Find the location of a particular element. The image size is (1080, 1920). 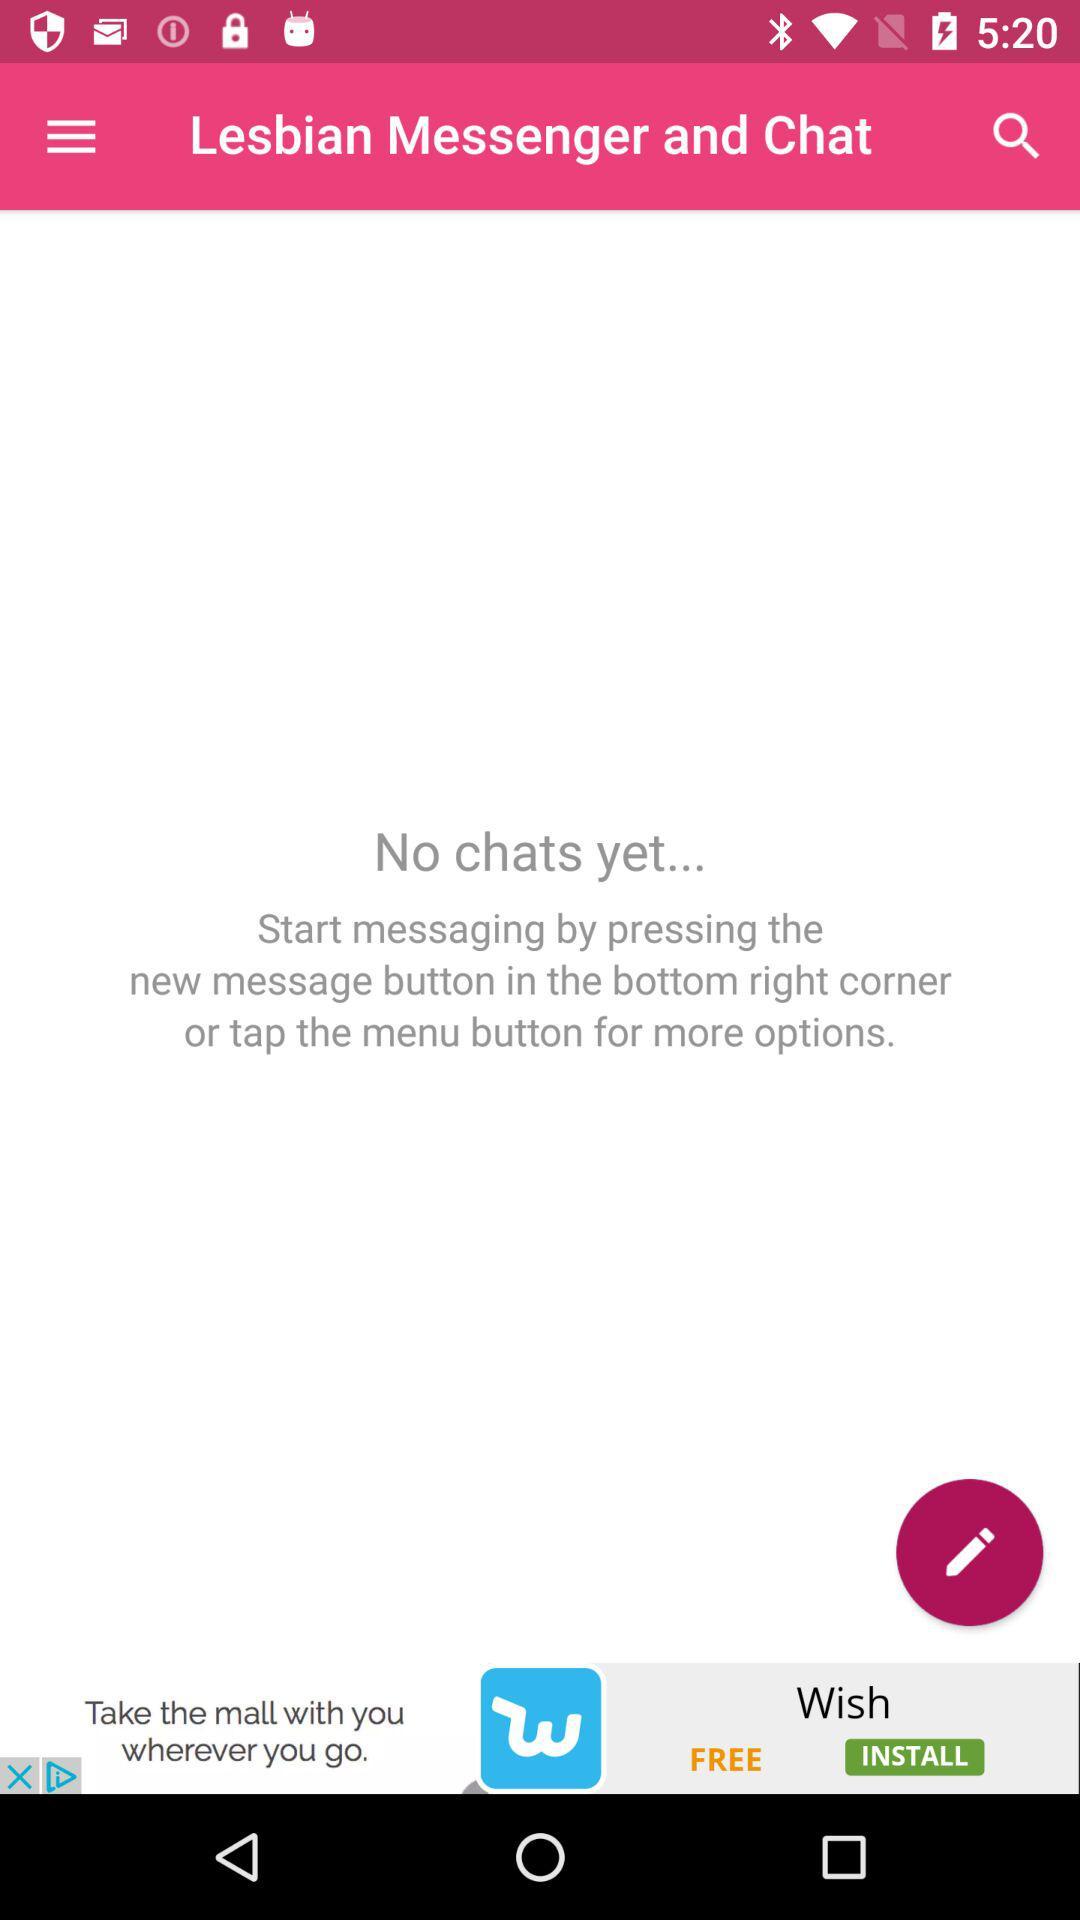

the edit icon is located at coordinates (968, 1551).